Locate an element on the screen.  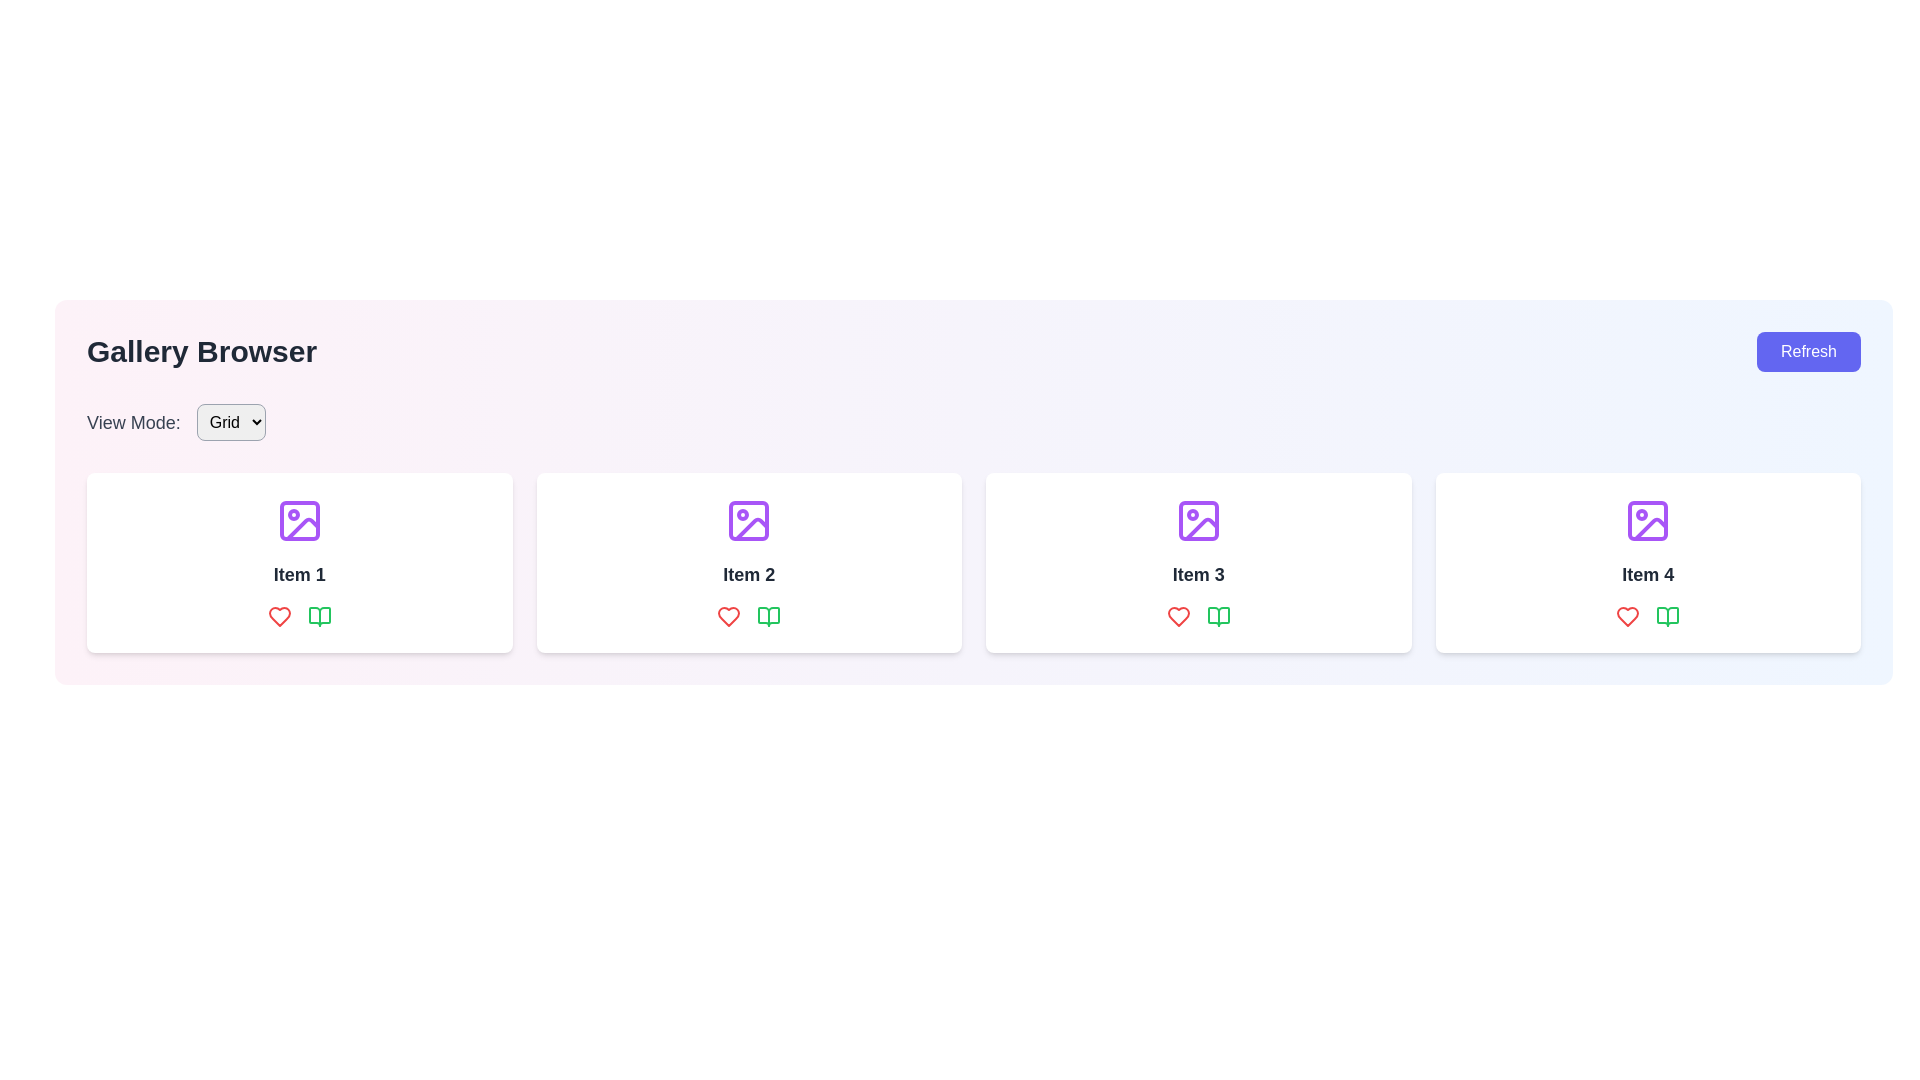
the static text label located directly under the purple image icon in the first card of a row of four horizontally aligned cards is located at coordinates (298, 574).